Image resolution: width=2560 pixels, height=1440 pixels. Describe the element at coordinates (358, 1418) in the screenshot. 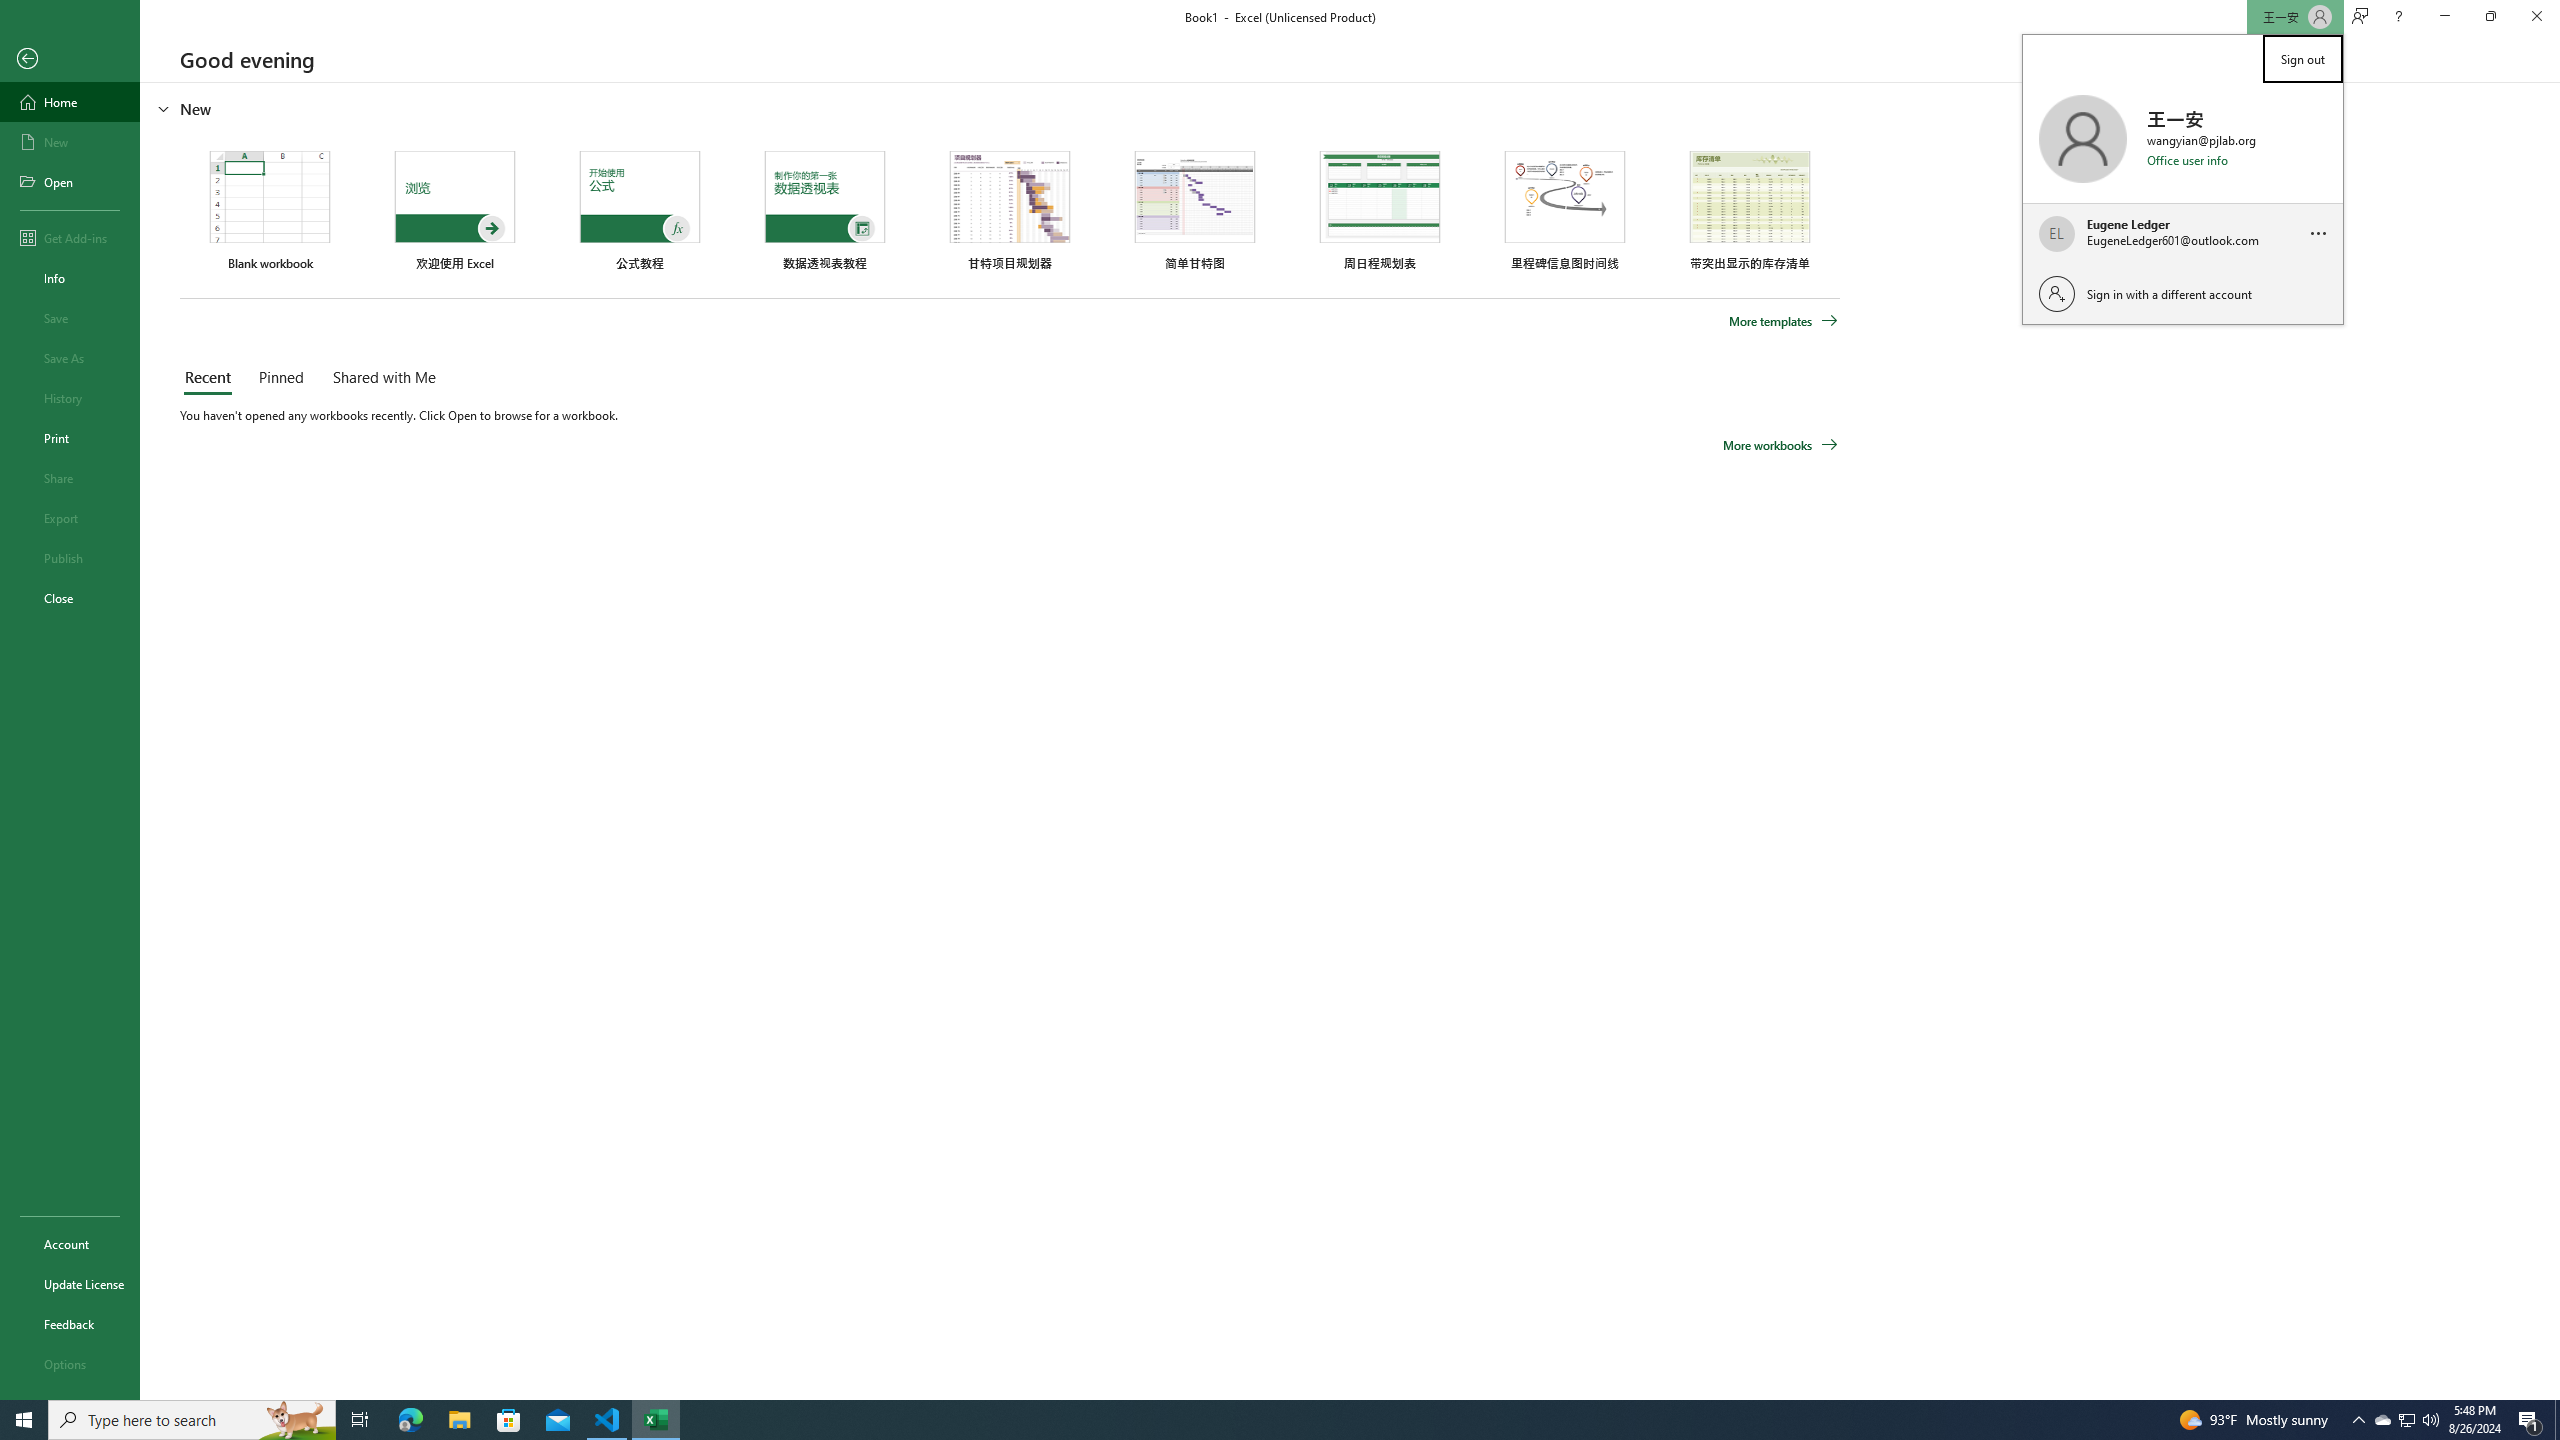

I see `'Task View'` at that location.